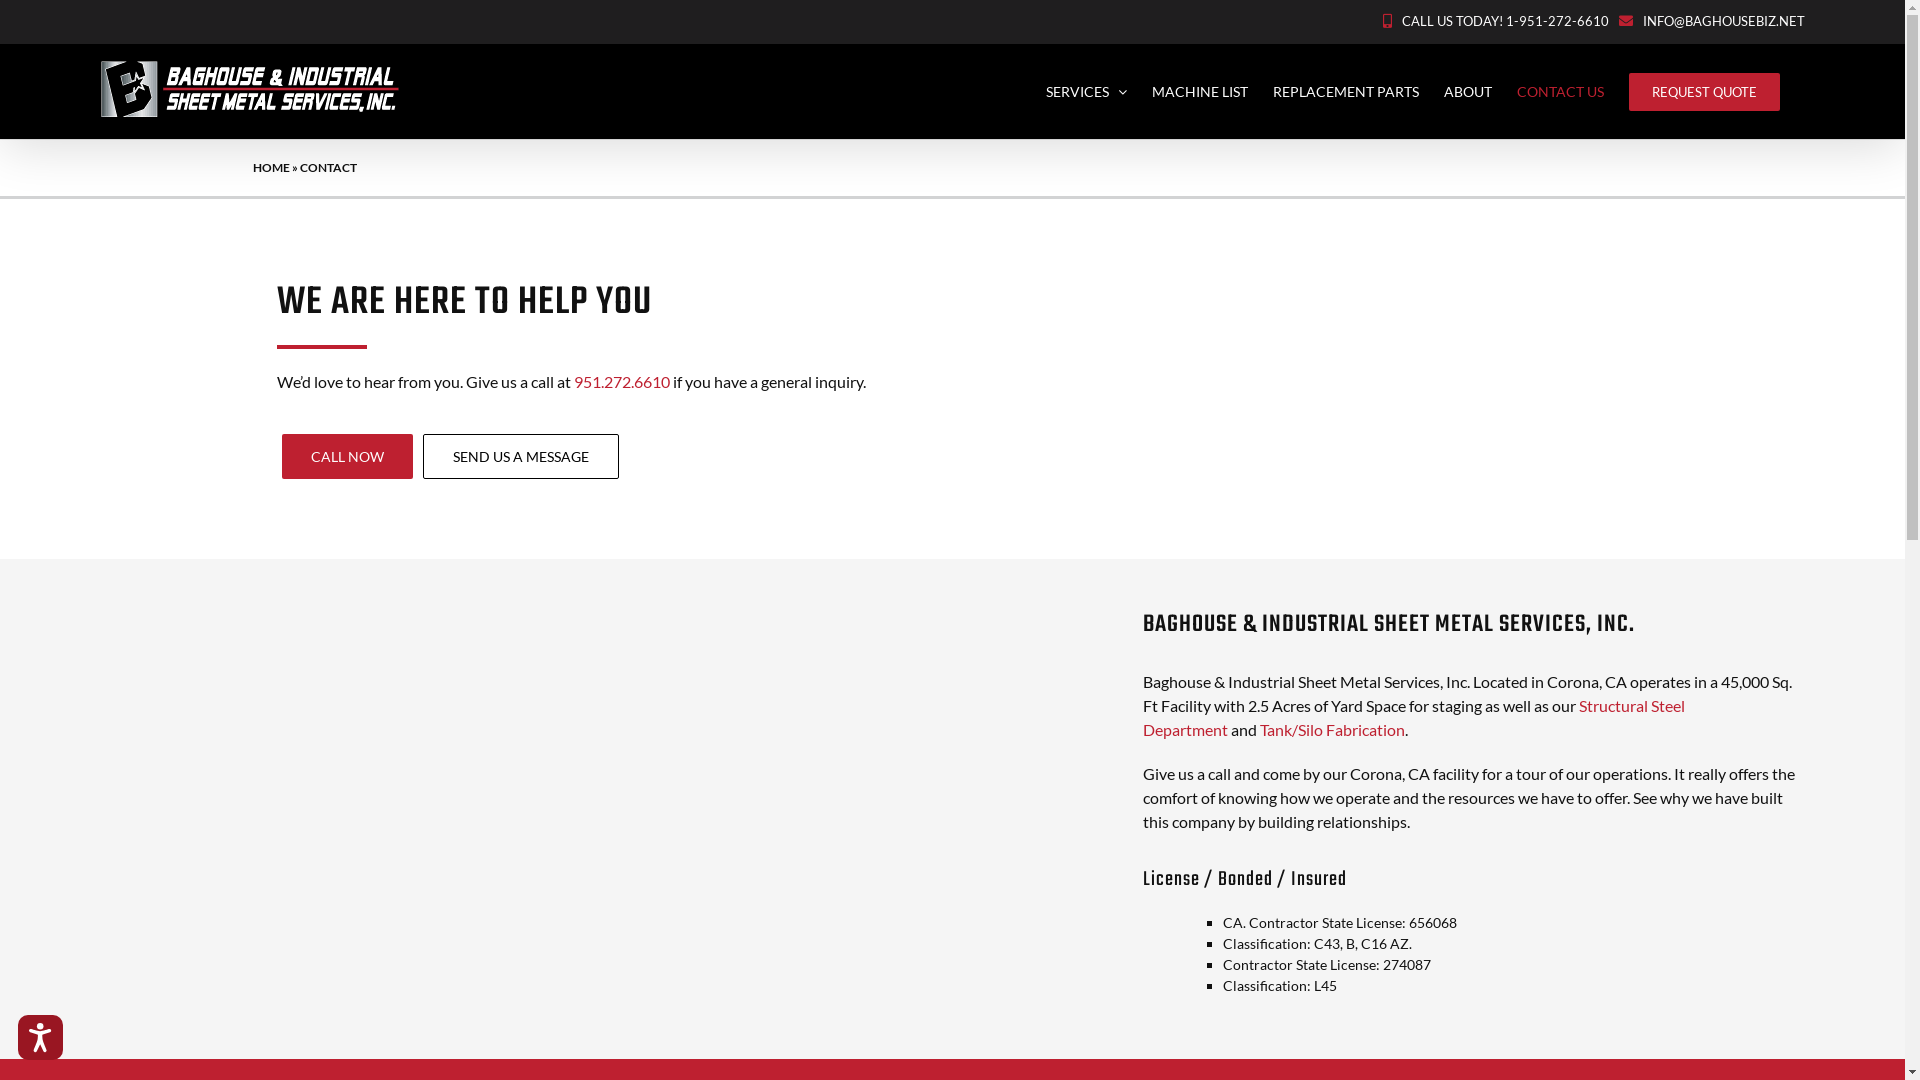 This screenshot has width=1920, height=1080. I want to click on 'MACHINE LIST', so click(1200, 91).